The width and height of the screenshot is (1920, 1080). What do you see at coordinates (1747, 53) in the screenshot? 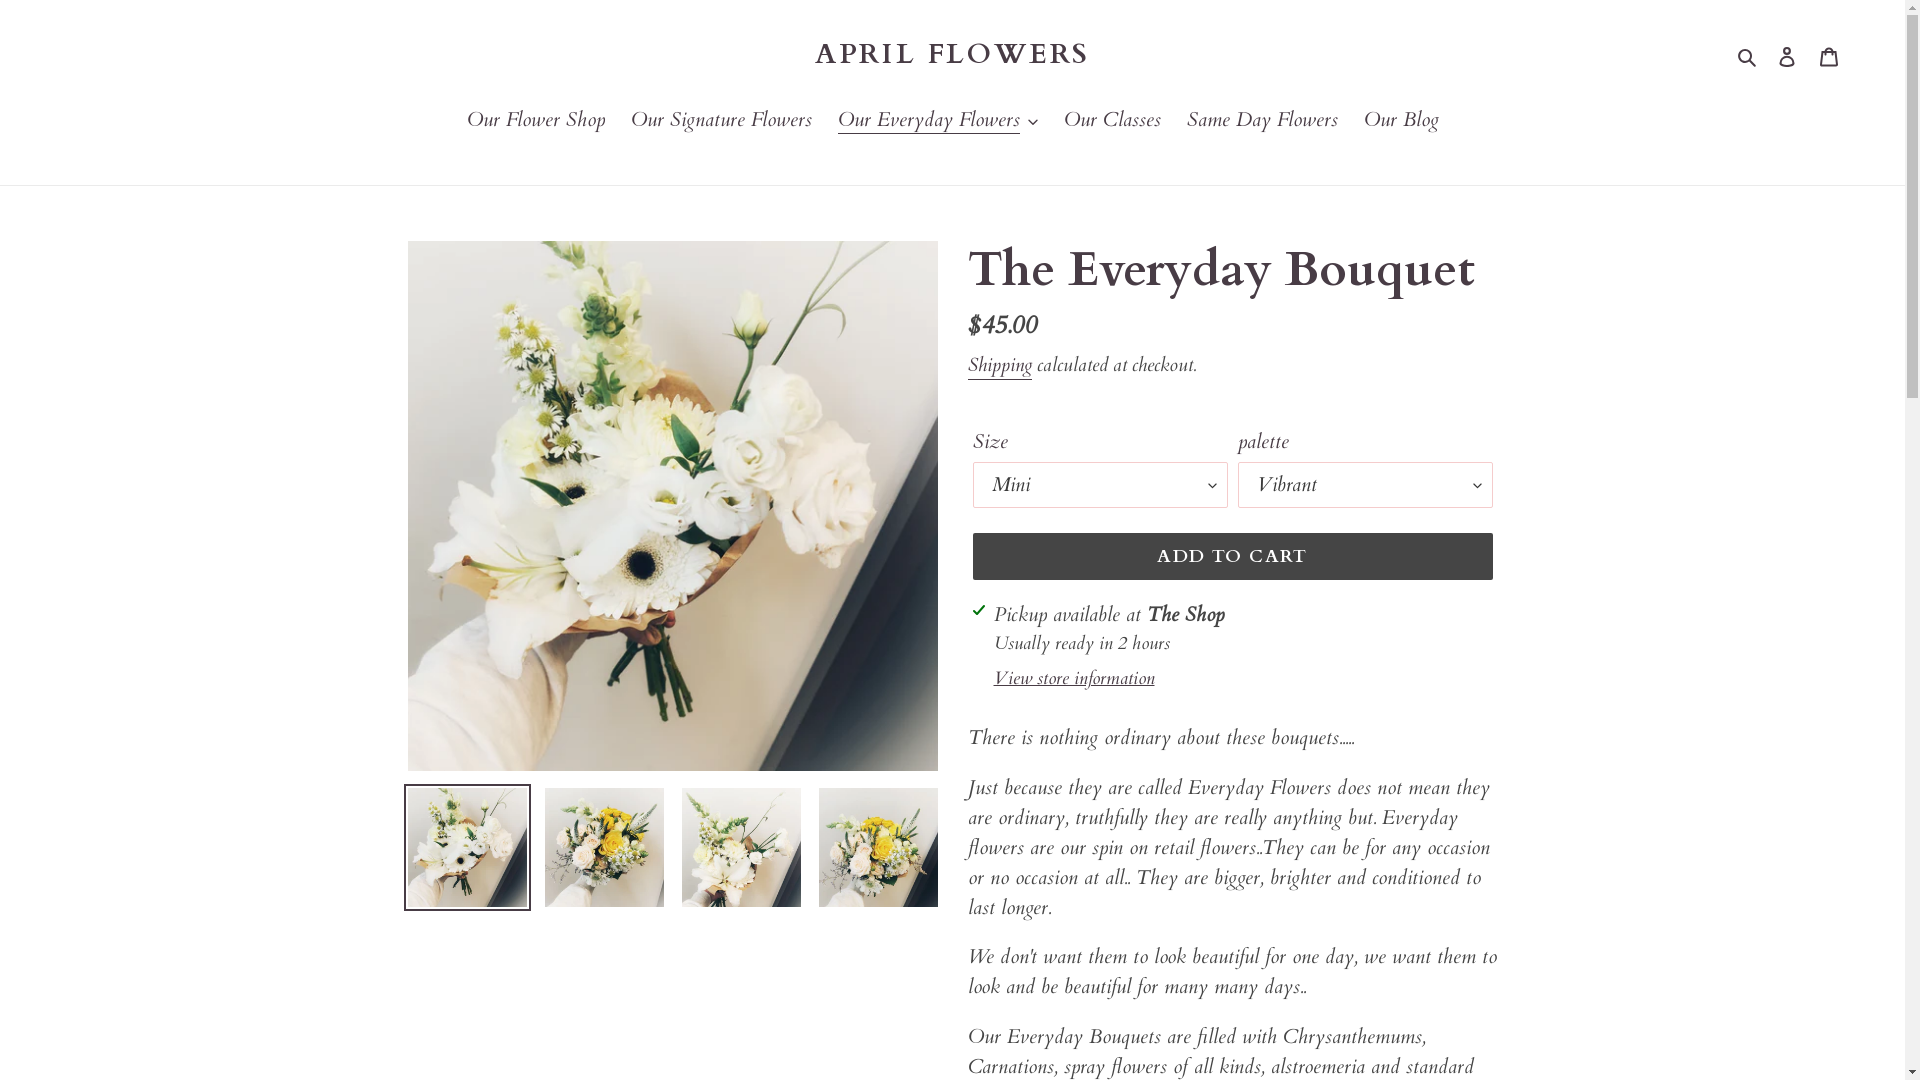
I see `'Search'` at bounding box center [1747, 53].